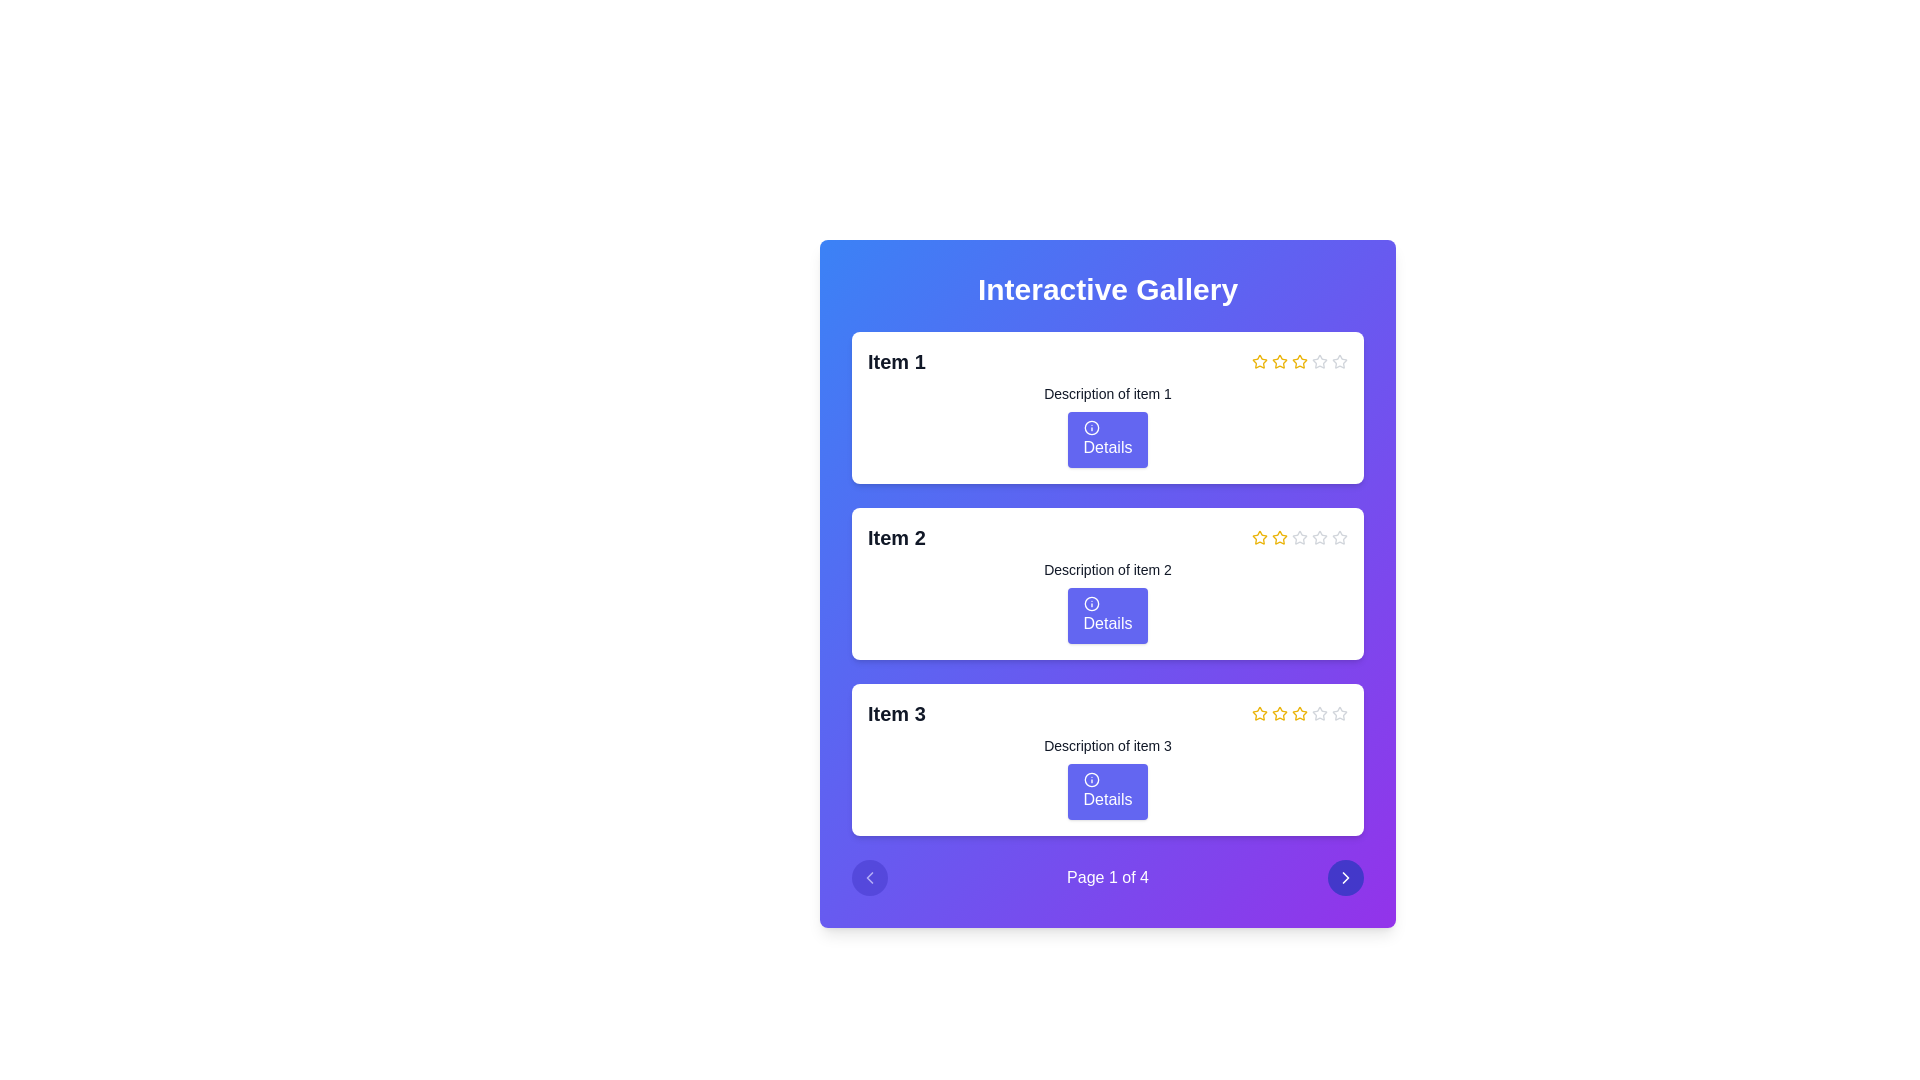 Image resolution: width=1920 pixels, height=1080 pixels. Describe the element at coordinates (1300, 361) in the screenshot. I see `the third star in the star rating system for 'Item 1' in the Interactive Gallery` at that location.